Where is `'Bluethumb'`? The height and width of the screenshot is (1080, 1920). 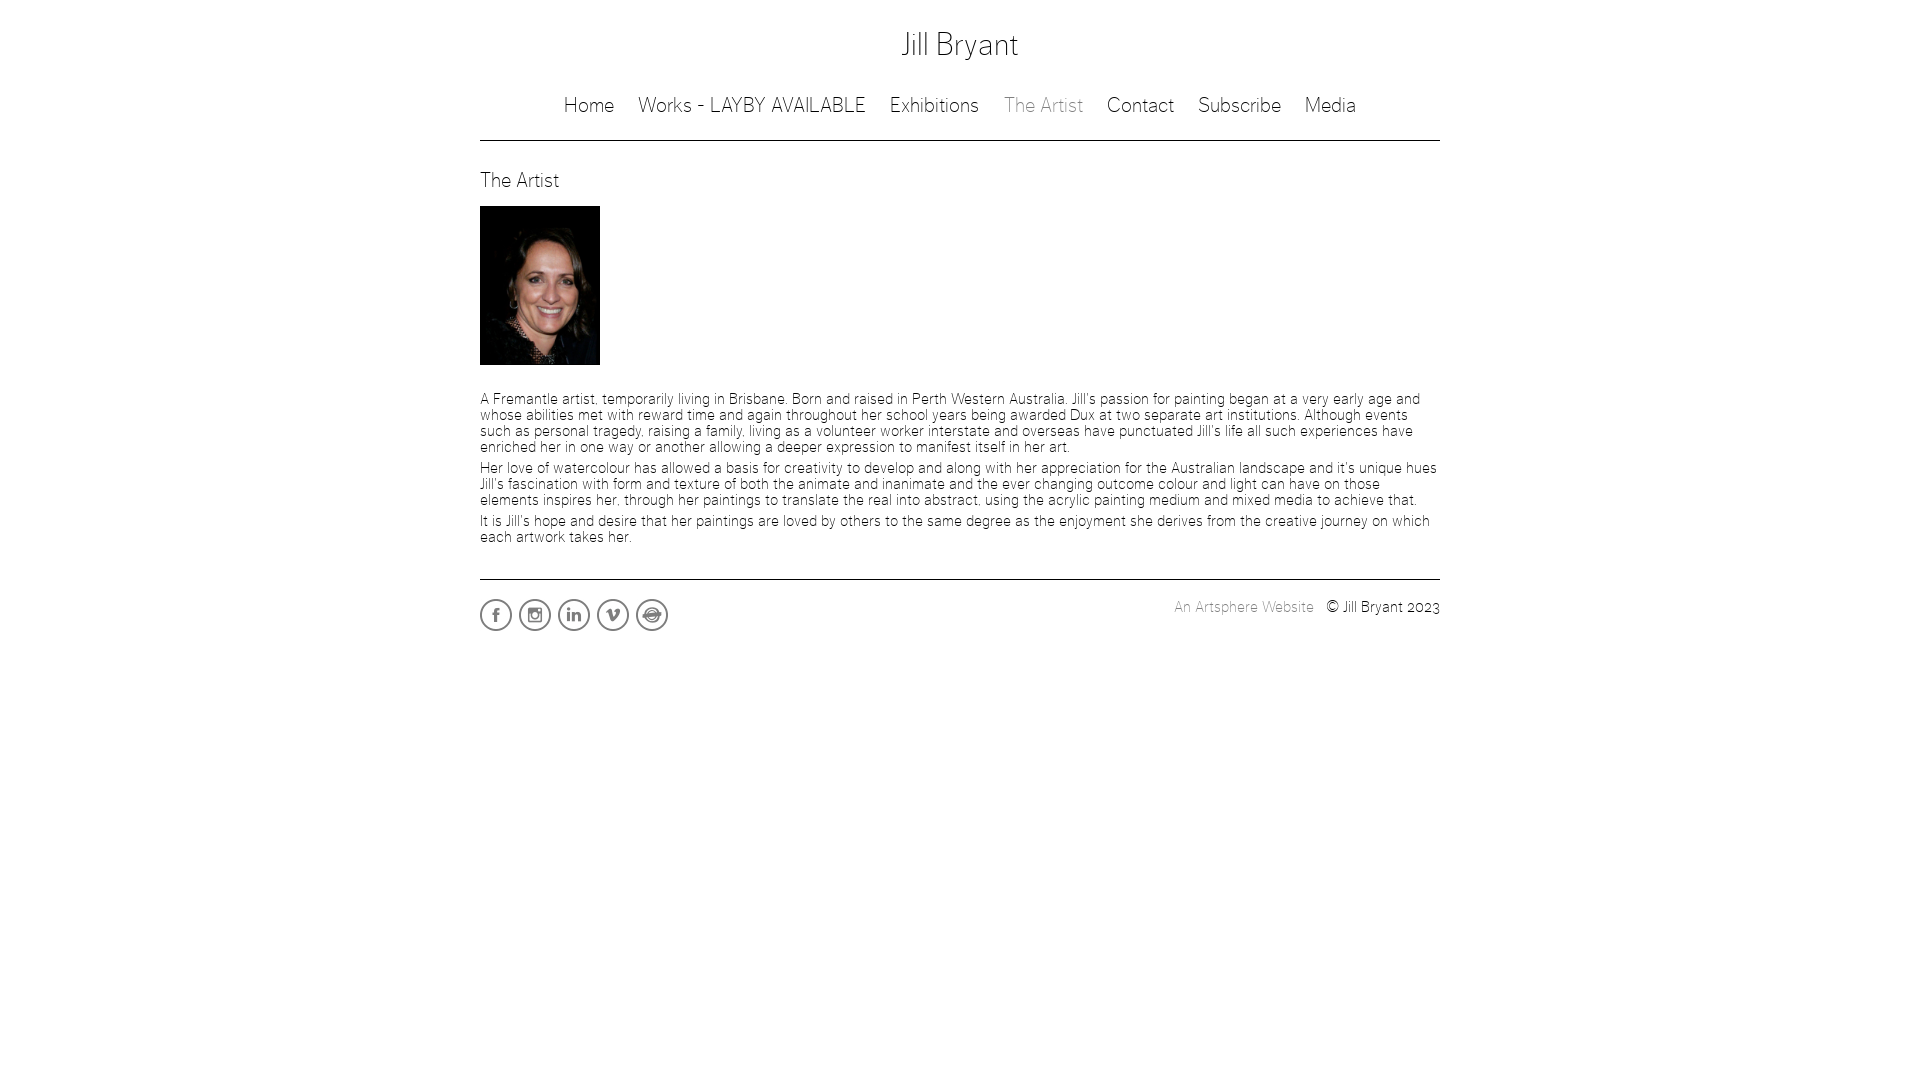 'Bluethumb' is located at coordinates (634, 628).